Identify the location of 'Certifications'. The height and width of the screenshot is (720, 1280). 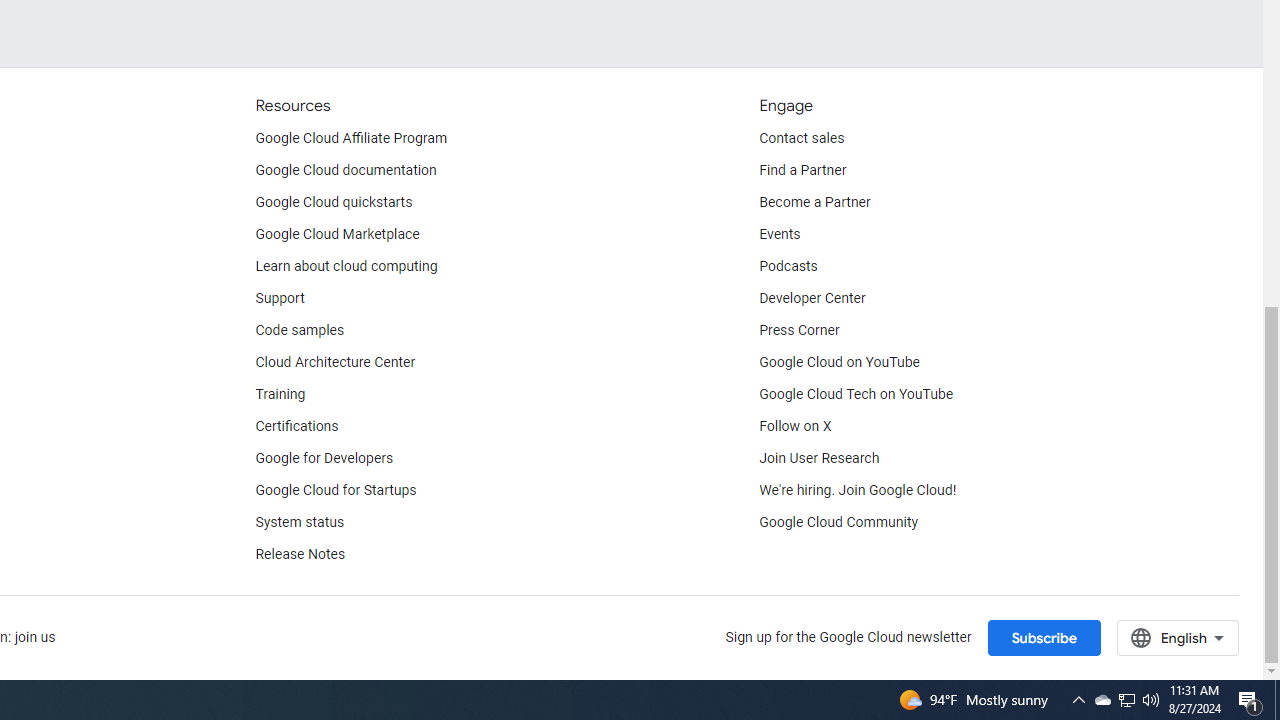
(295, 425).